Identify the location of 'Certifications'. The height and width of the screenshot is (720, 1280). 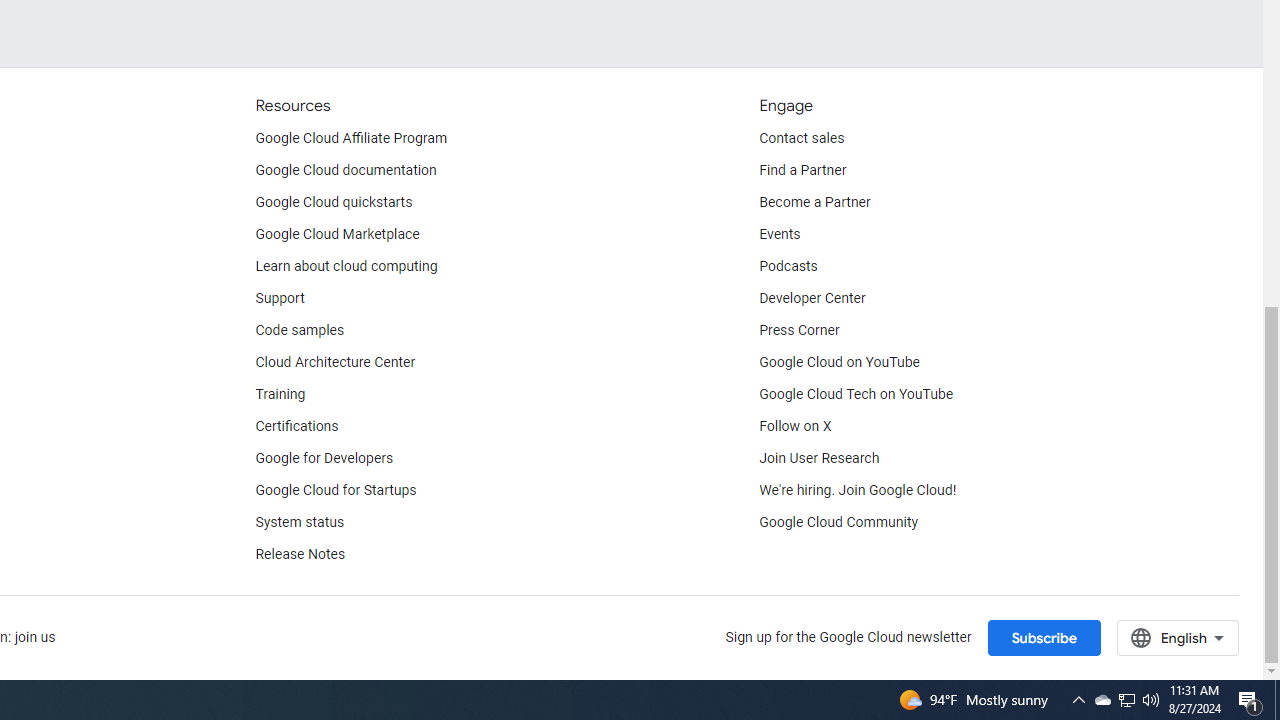
(295, 425).